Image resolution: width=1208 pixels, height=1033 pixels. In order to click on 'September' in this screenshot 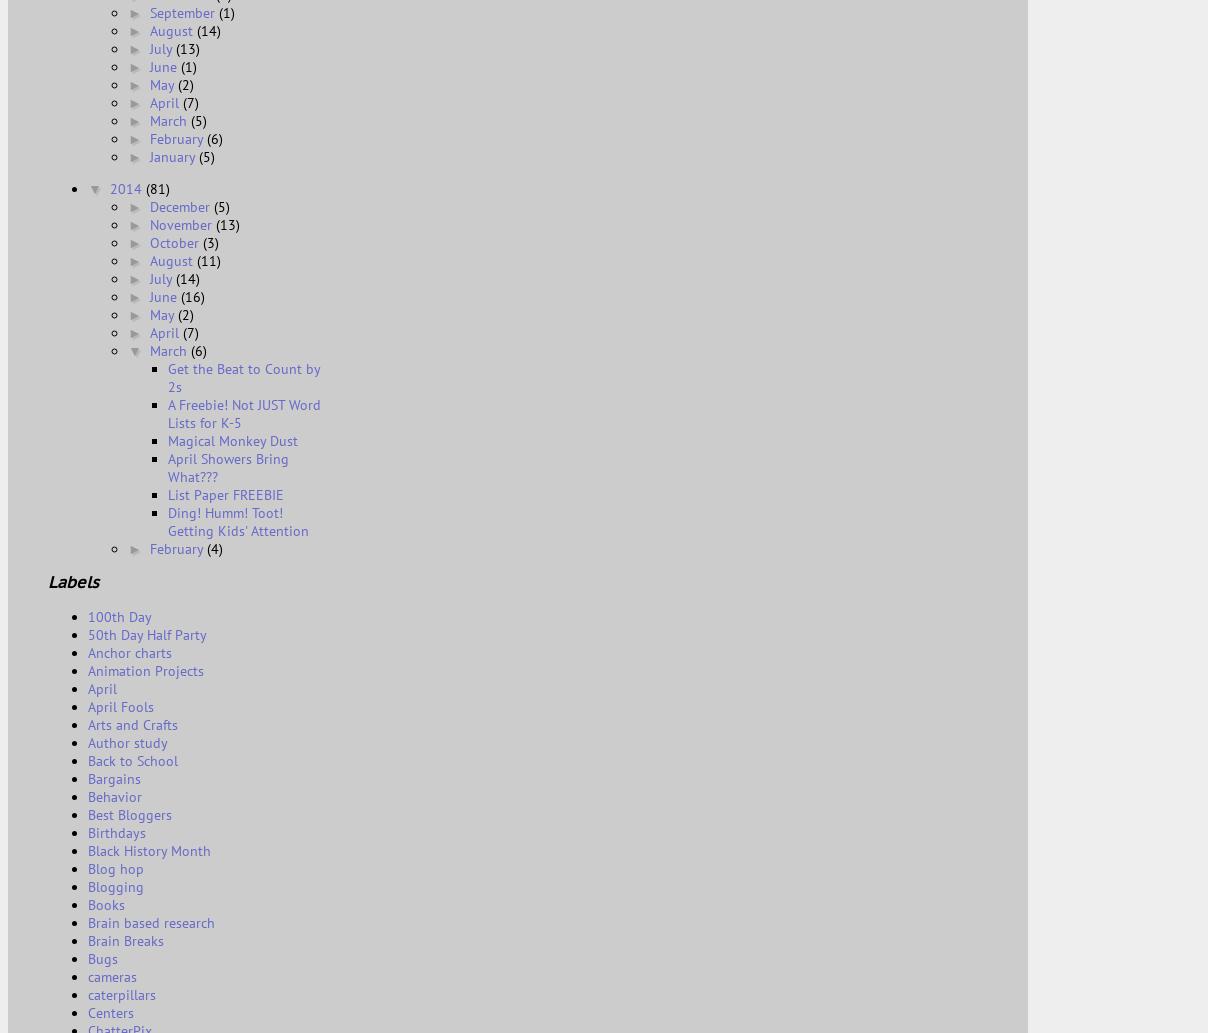, I will do `click(147, 13)`.